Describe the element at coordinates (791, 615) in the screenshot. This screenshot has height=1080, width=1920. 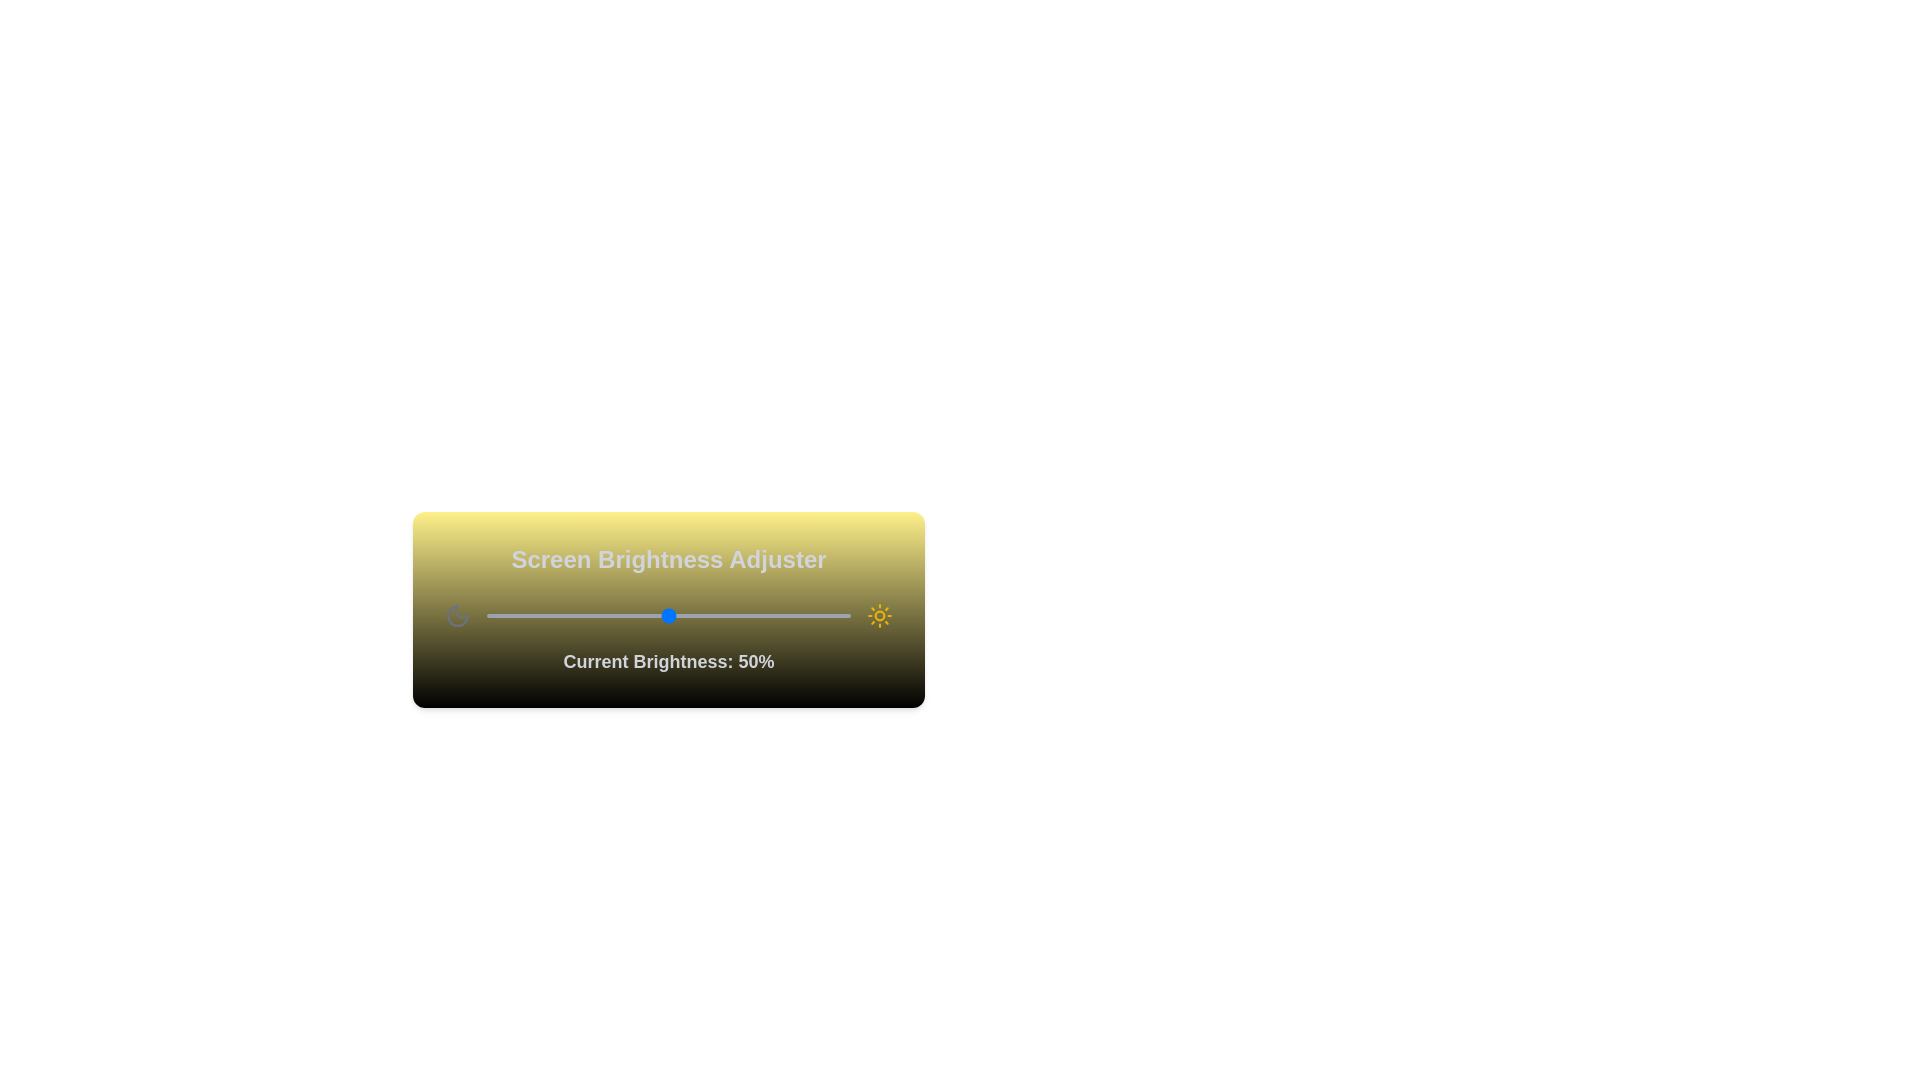
I see `the brightness slider to 84%` at that location.